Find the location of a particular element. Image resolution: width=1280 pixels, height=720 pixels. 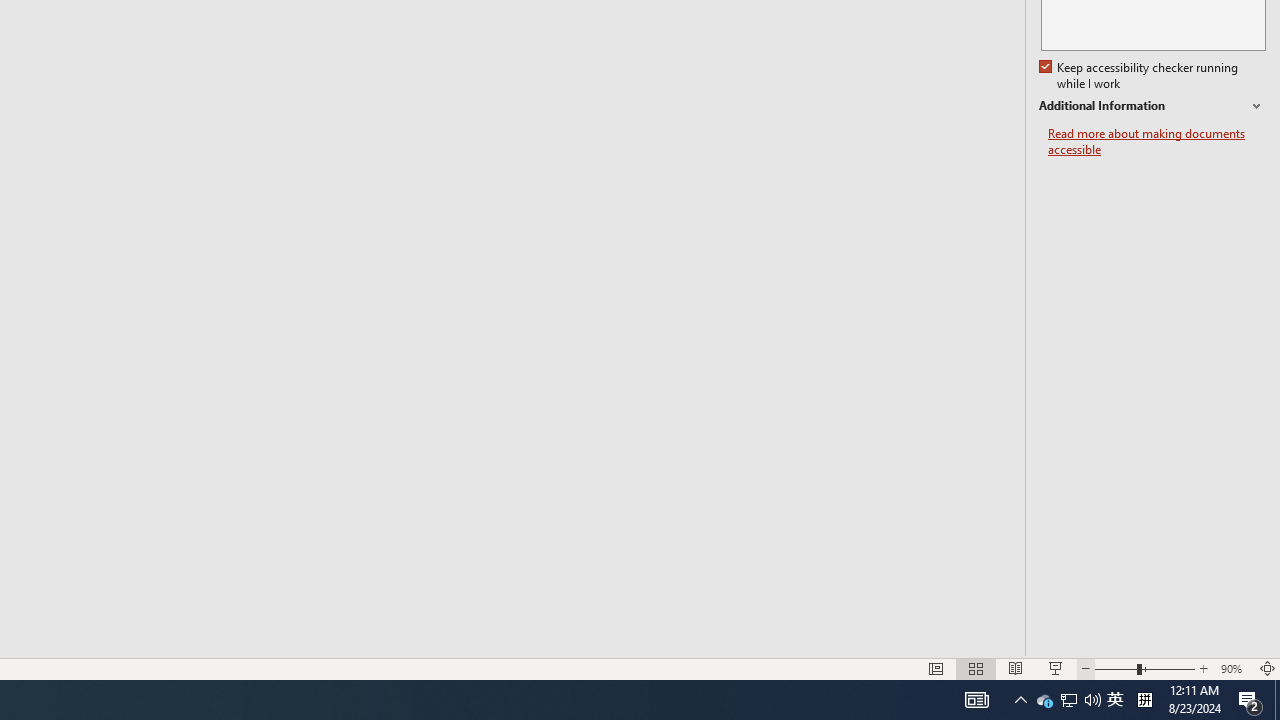

'Zoom 90%' is located at coordinates (1233, 669).